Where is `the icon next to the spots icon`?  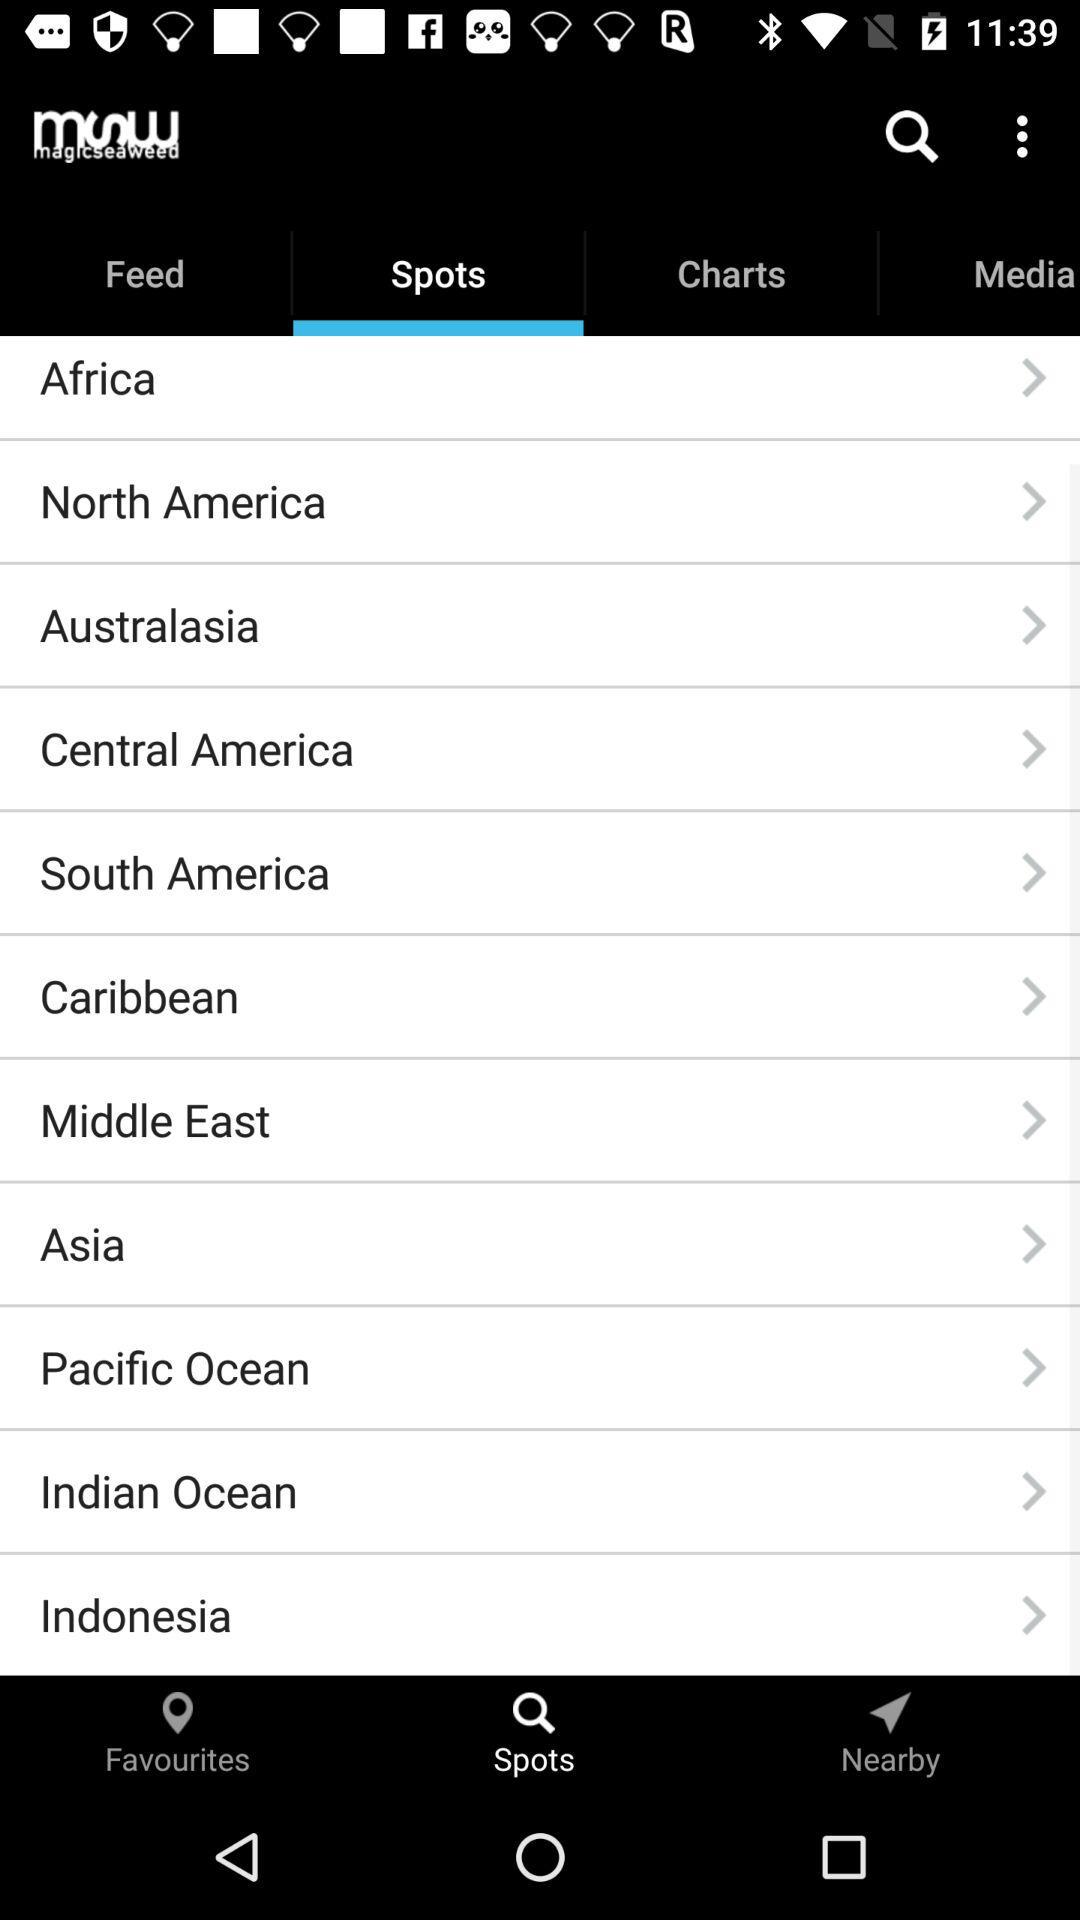
the icon next to the spots icon is located at coordinates (106, 135).